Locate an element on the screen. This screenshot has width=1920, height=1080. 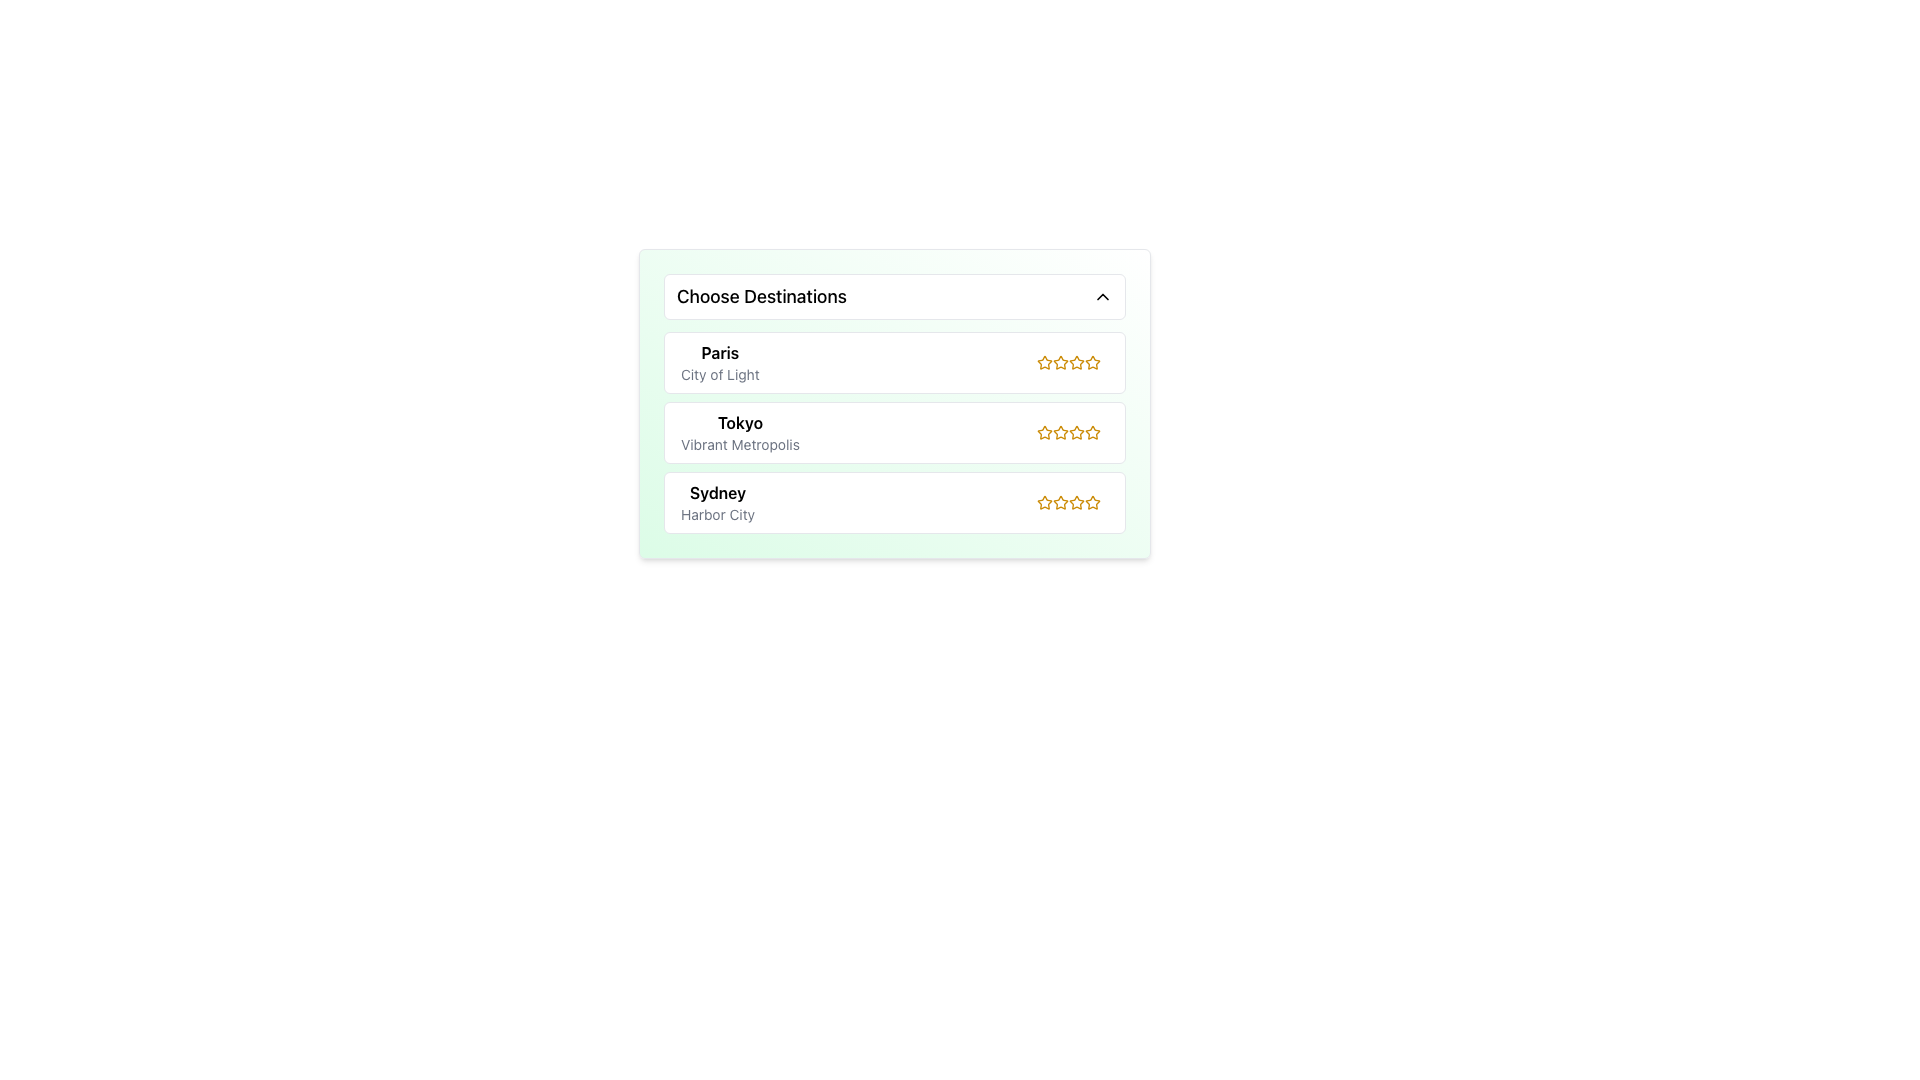
the third star in the 5-star rating system located in the 'Sydney' row beneath the 'Choose Destinations' heading to indicate a 3-star rating is located at coordinates (1072, 501).